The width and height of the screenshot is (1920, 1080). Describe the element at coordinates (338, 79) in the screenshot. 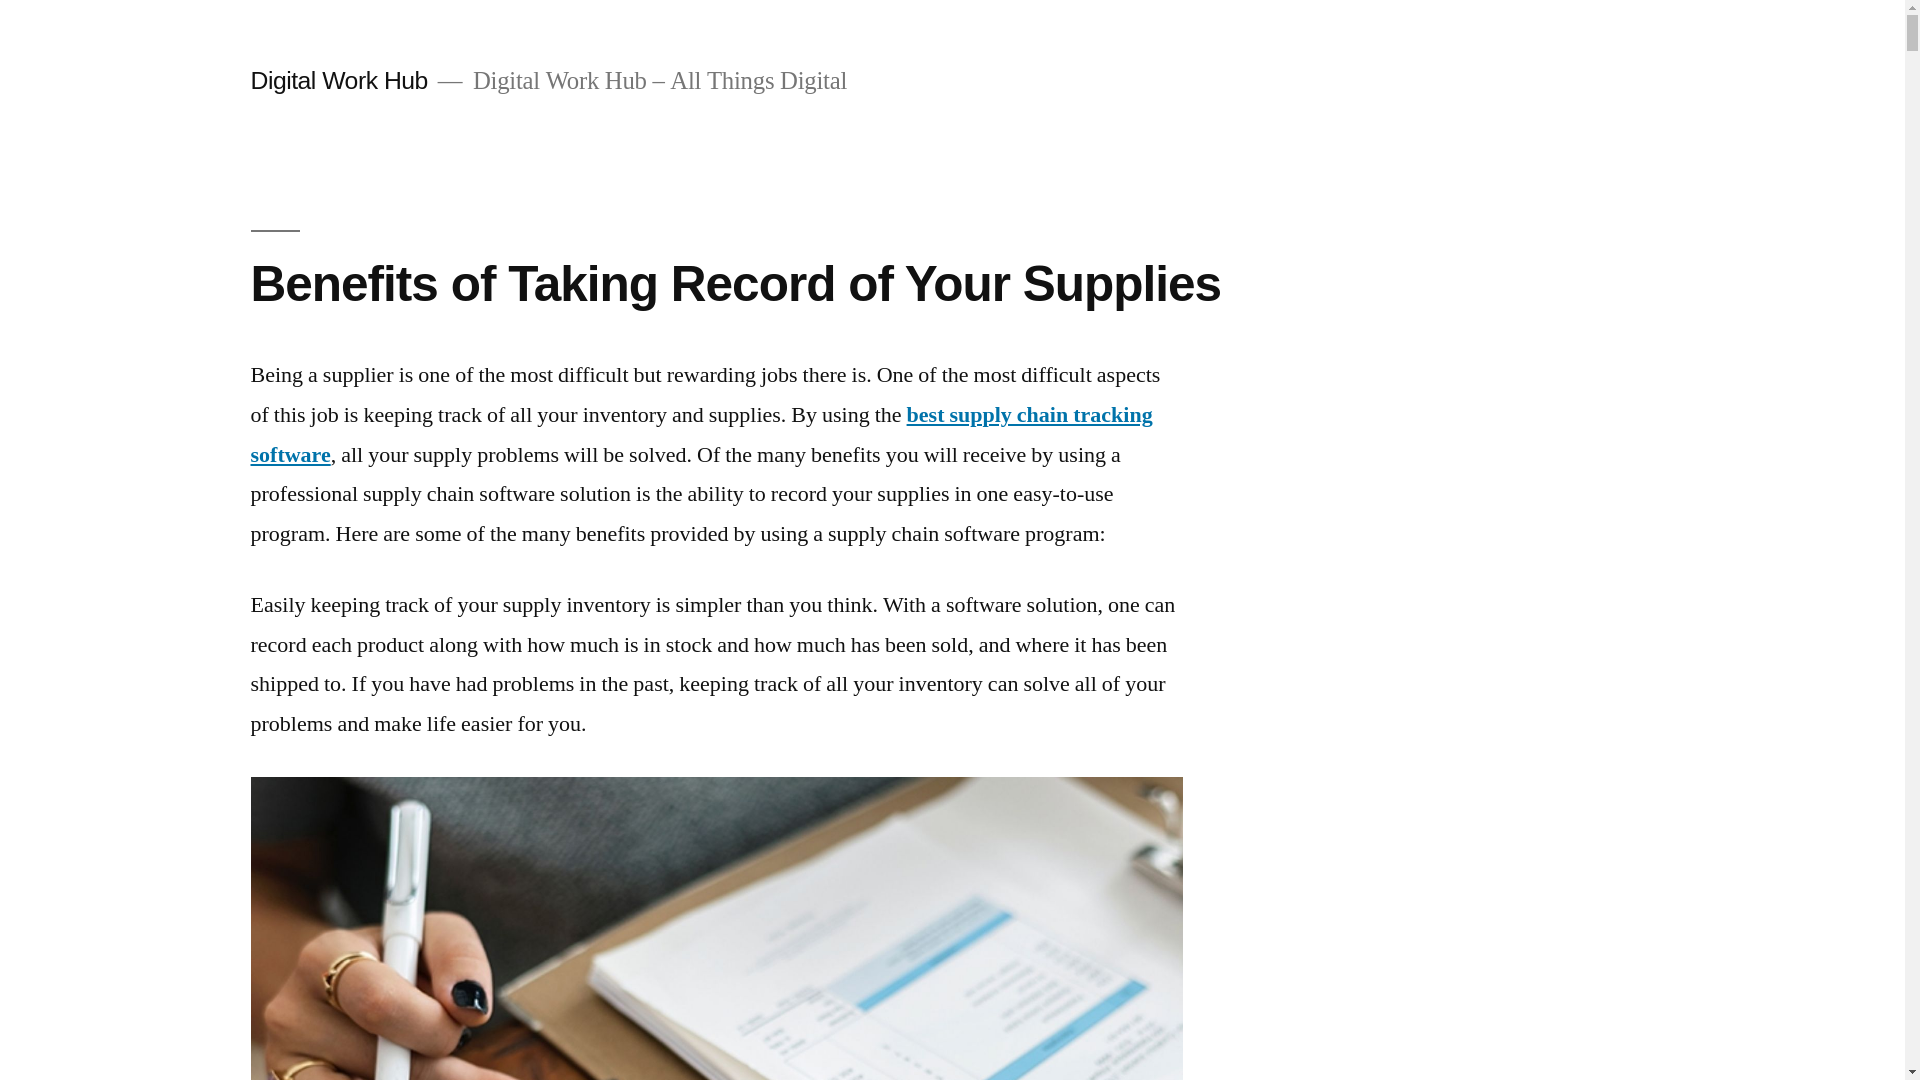

I see `'Digital Work Hub'` at that location.